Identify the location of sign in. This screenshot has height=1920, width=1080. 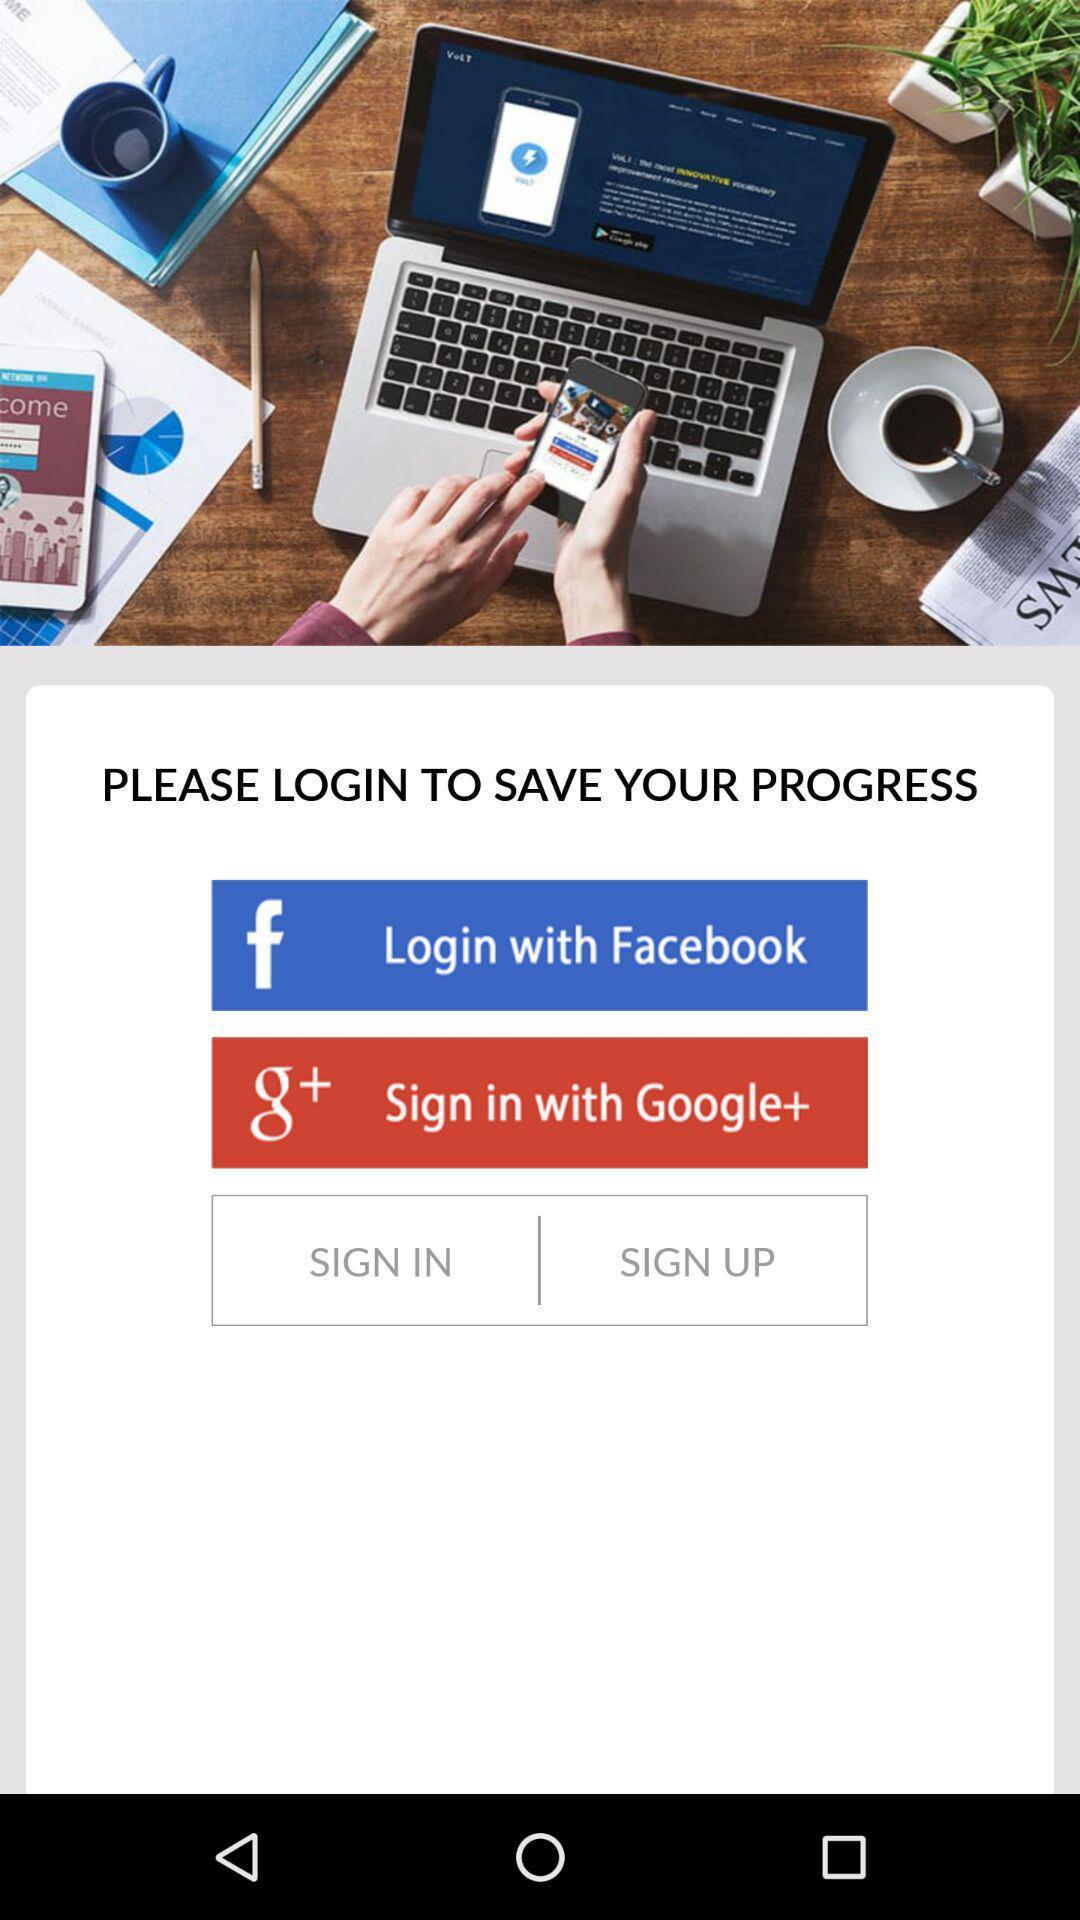
(381, 1259).